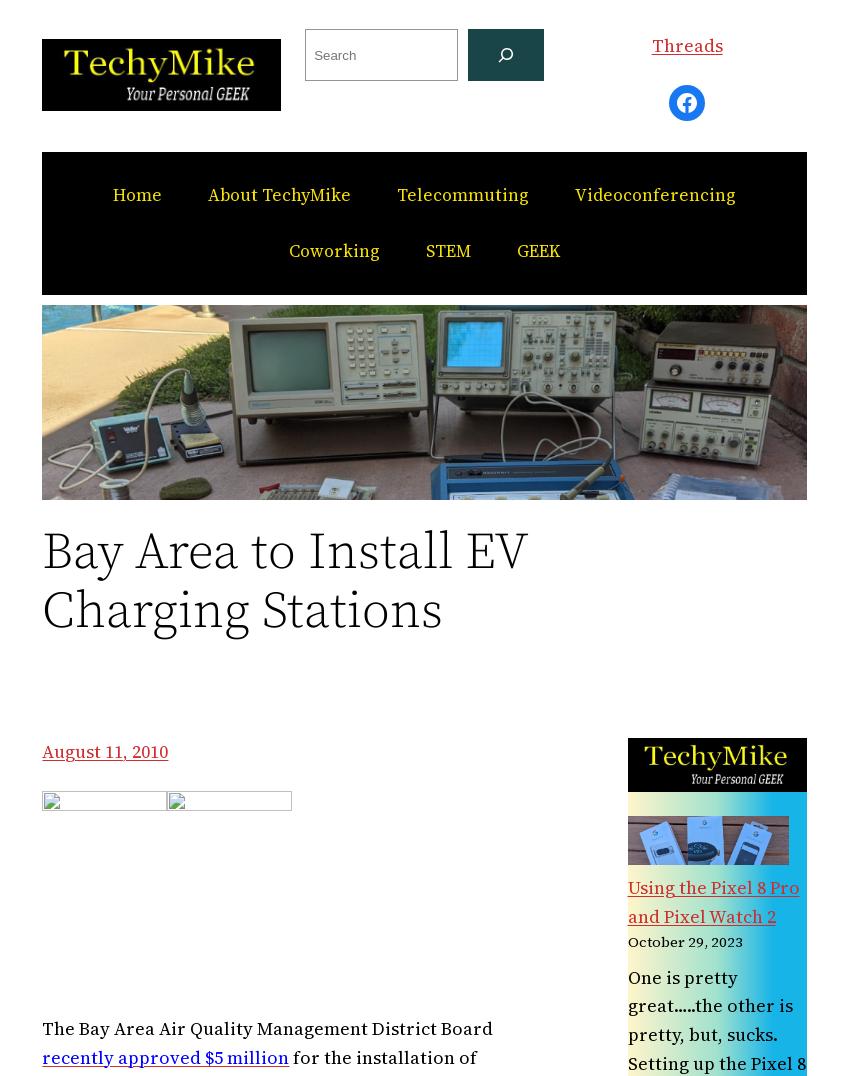  What do you see at coordinates (104, 750) in the screenshot?
I see `'August 11, 2010'` at bounding box center [104, 750].